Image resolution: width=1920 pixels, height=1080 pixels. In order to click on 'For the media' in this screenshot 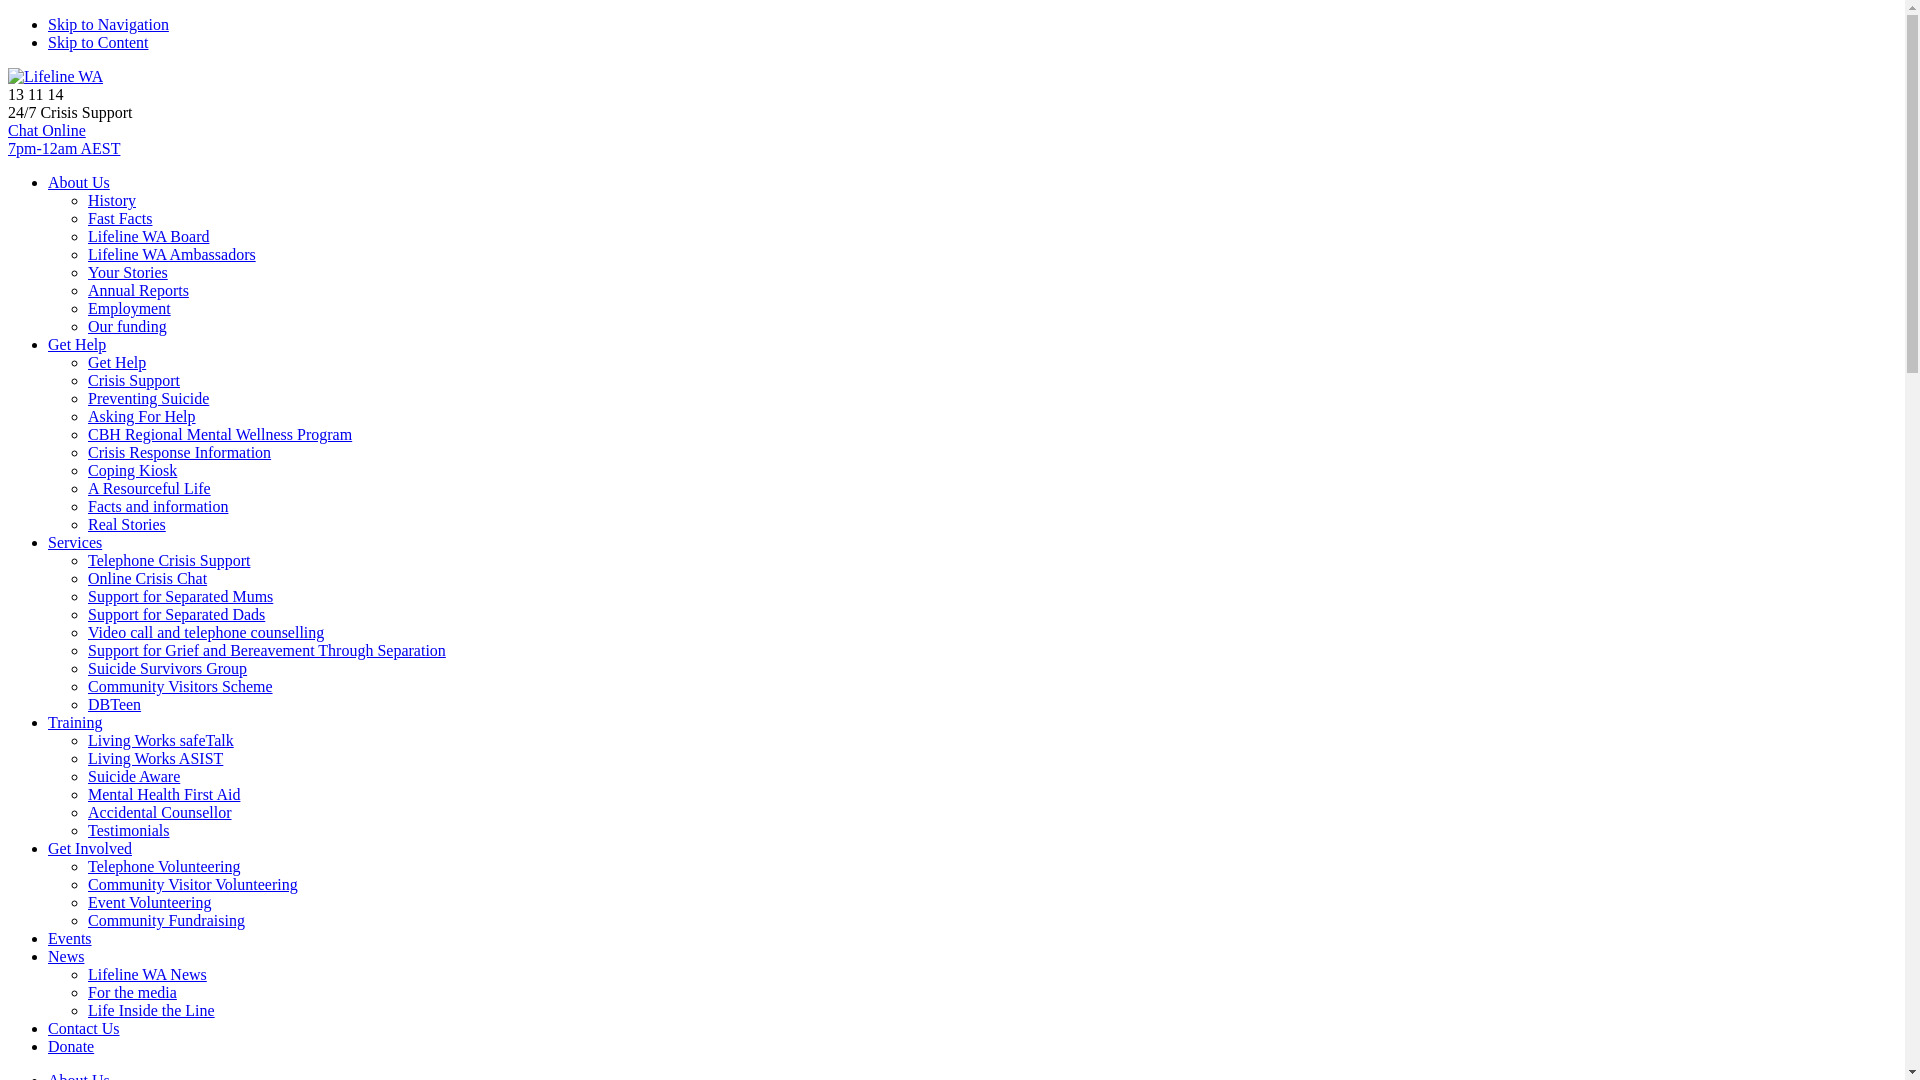, I will do `click(131, 992)`.